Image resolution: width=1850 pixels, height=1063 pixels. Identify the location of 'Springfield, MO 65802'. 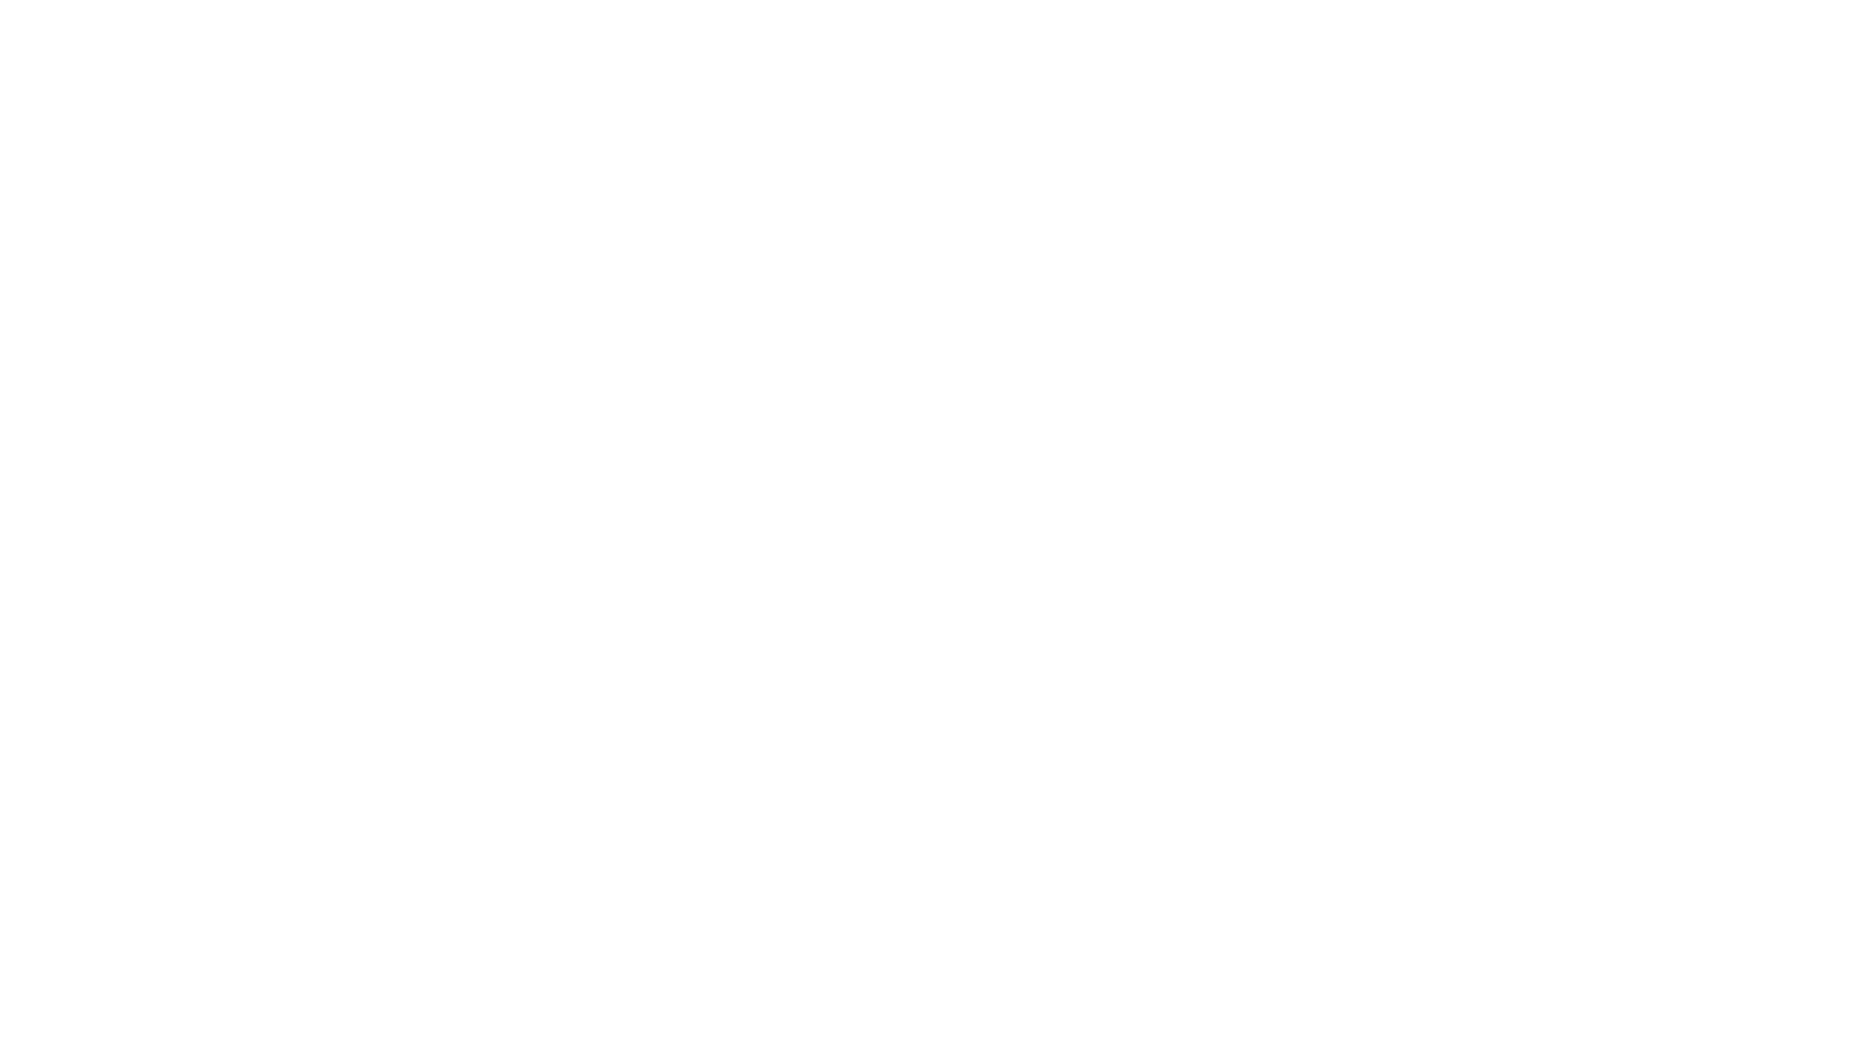
(838, 567).